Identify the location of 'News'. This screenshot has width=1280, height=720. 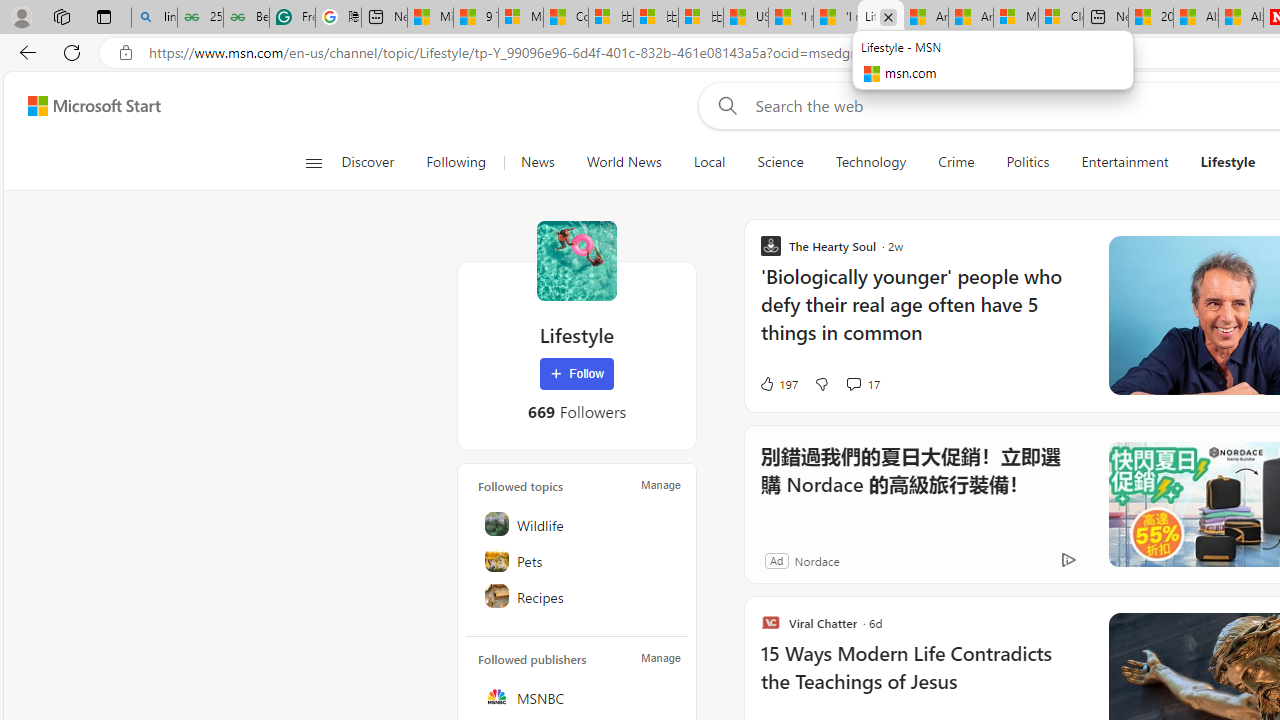
(537, 162).